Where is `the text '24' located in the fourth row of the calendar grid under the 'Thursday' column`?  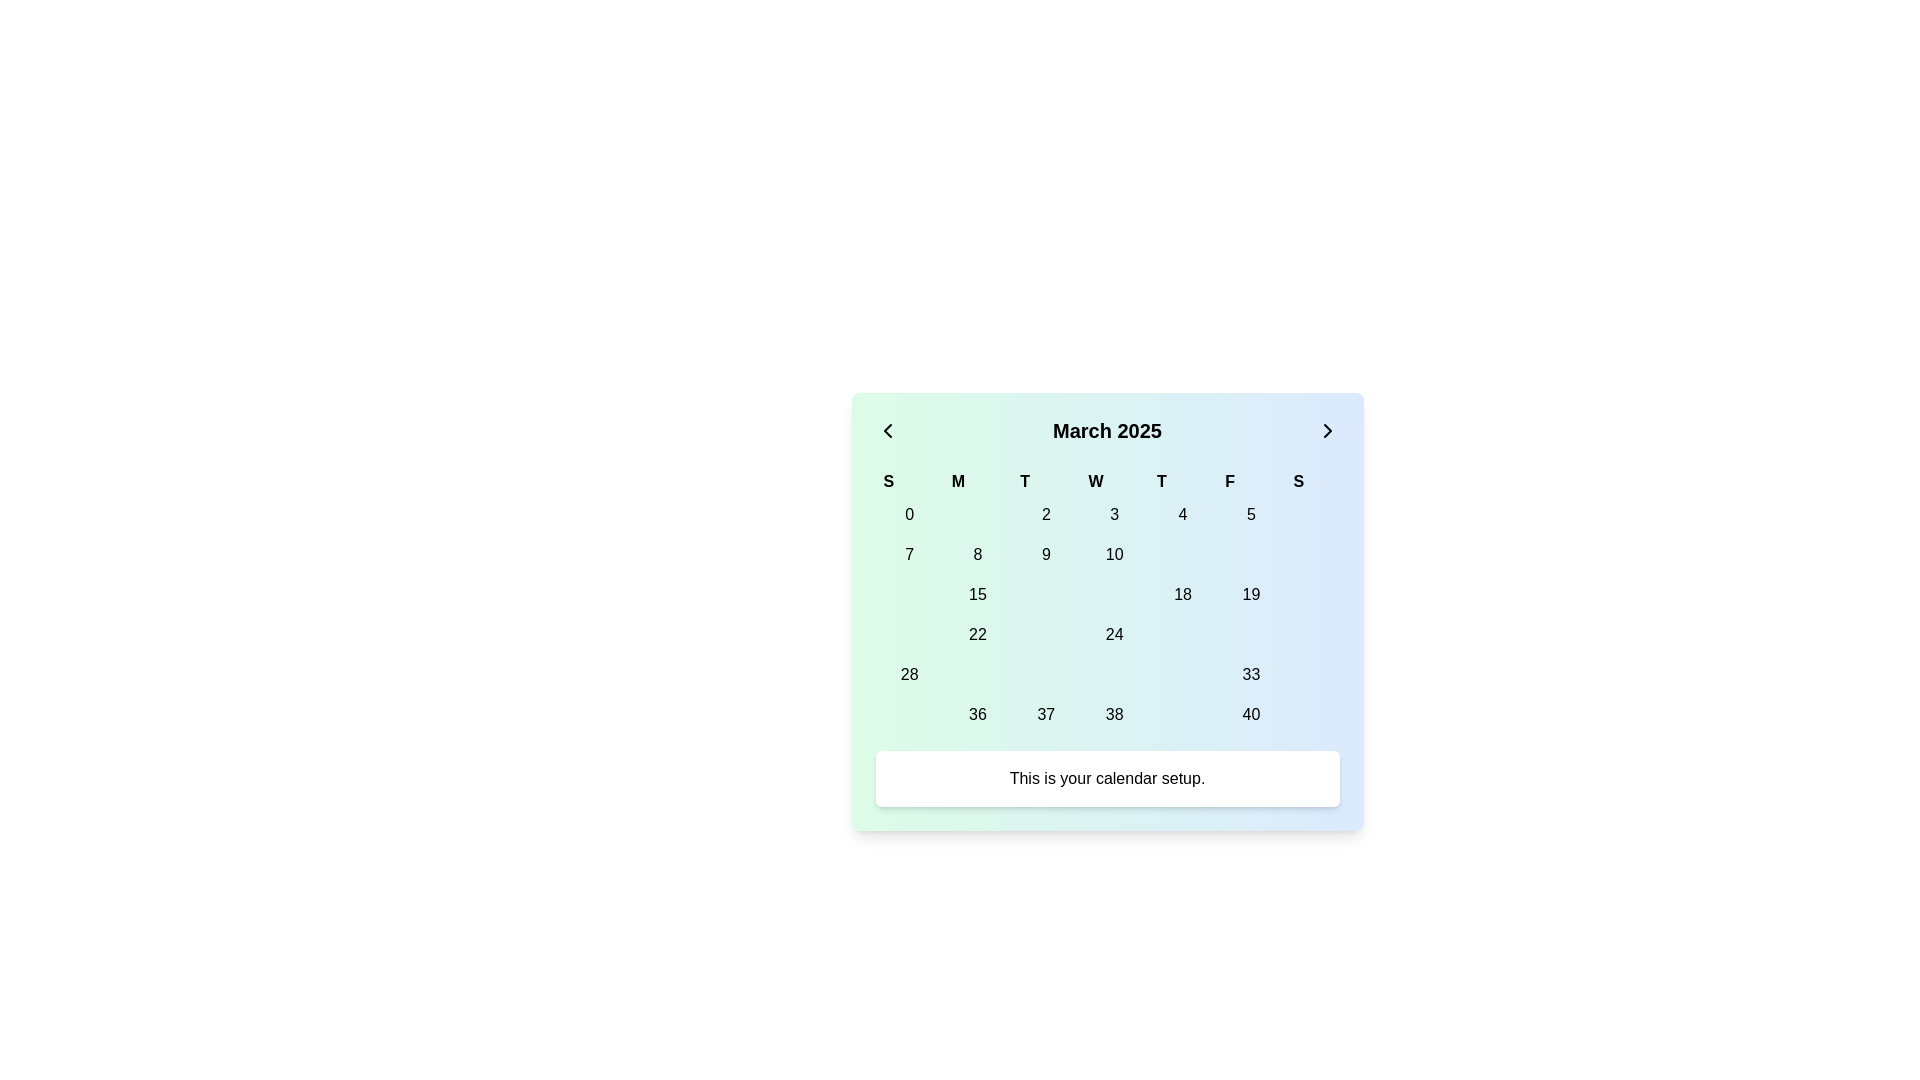
the text '24' located in the fourth row of the calendar grid under the 'Thursday' column is located at coordinates (1106, 635).